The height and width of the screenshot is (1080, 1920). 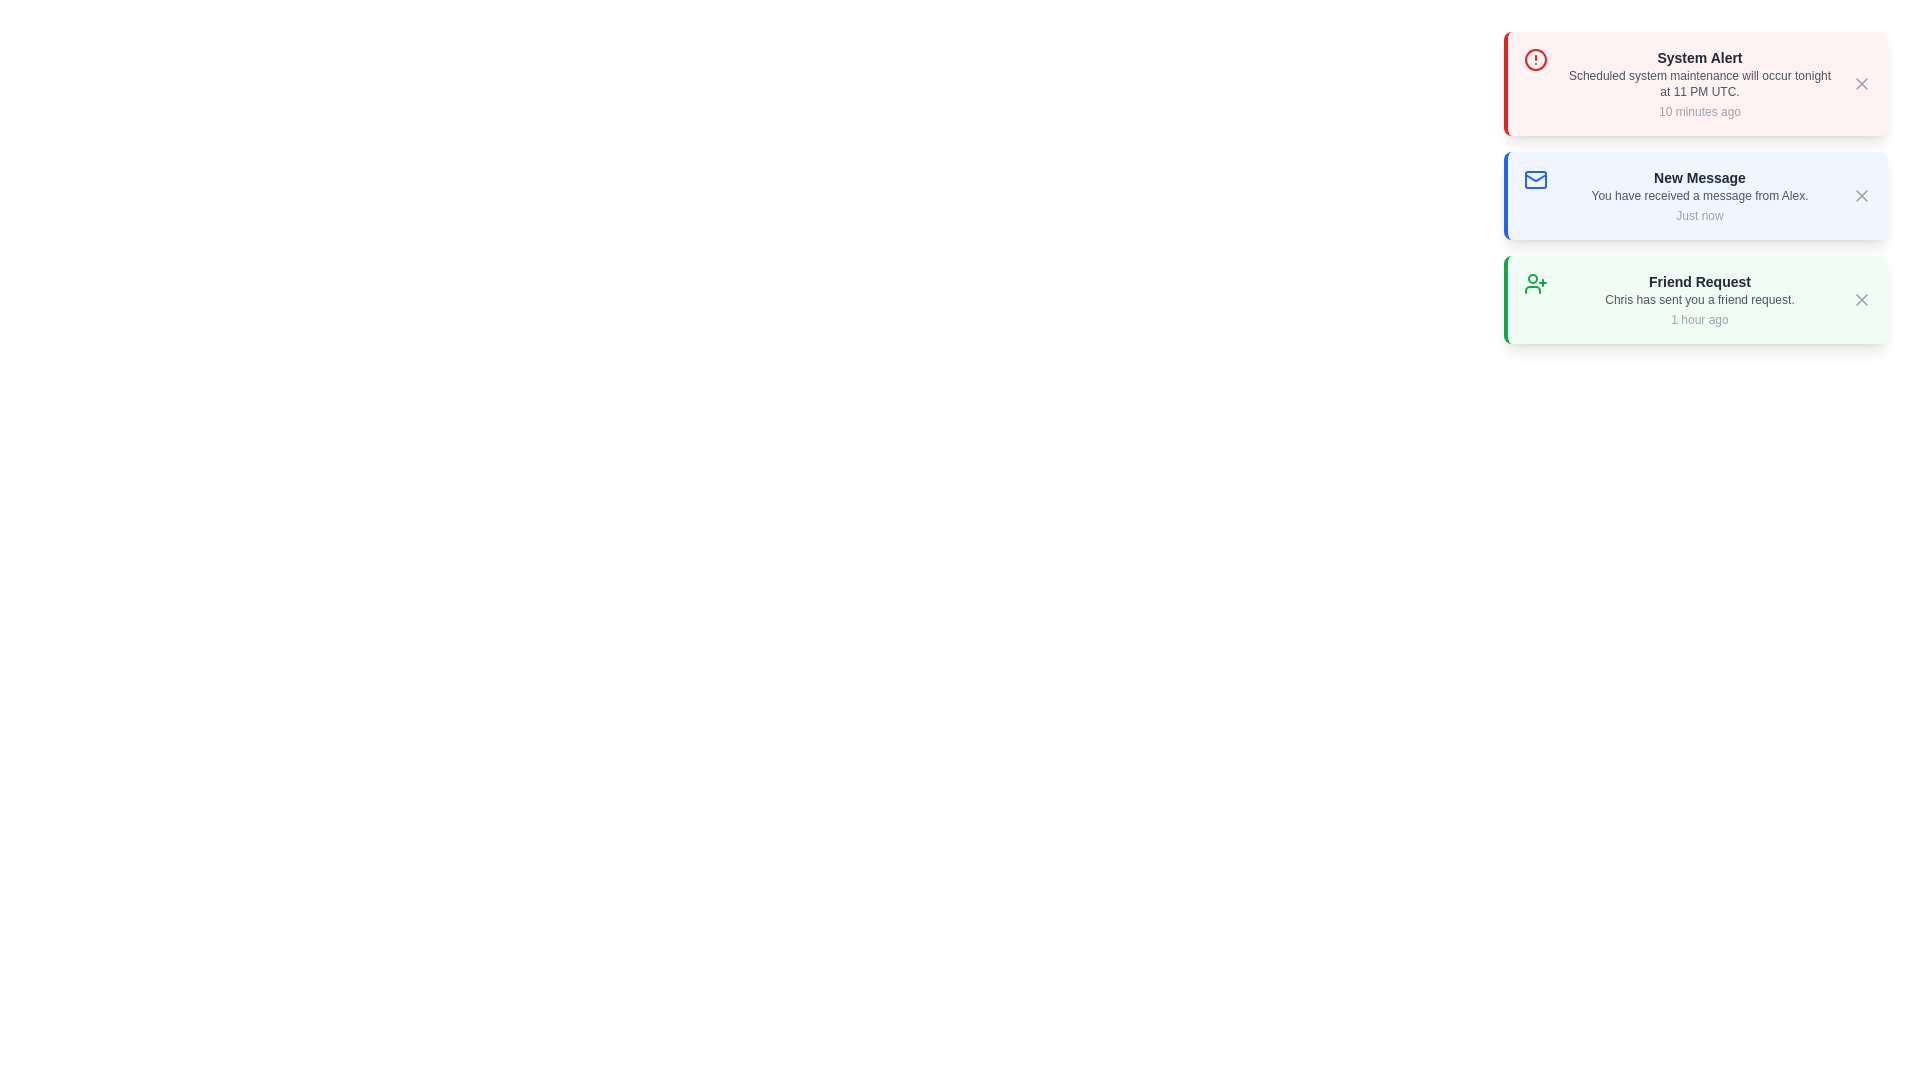 I want to click on the 'X' icon button located at the upper-right section of the green 'Friend Request' notification card, so click(x=1861, y=300).